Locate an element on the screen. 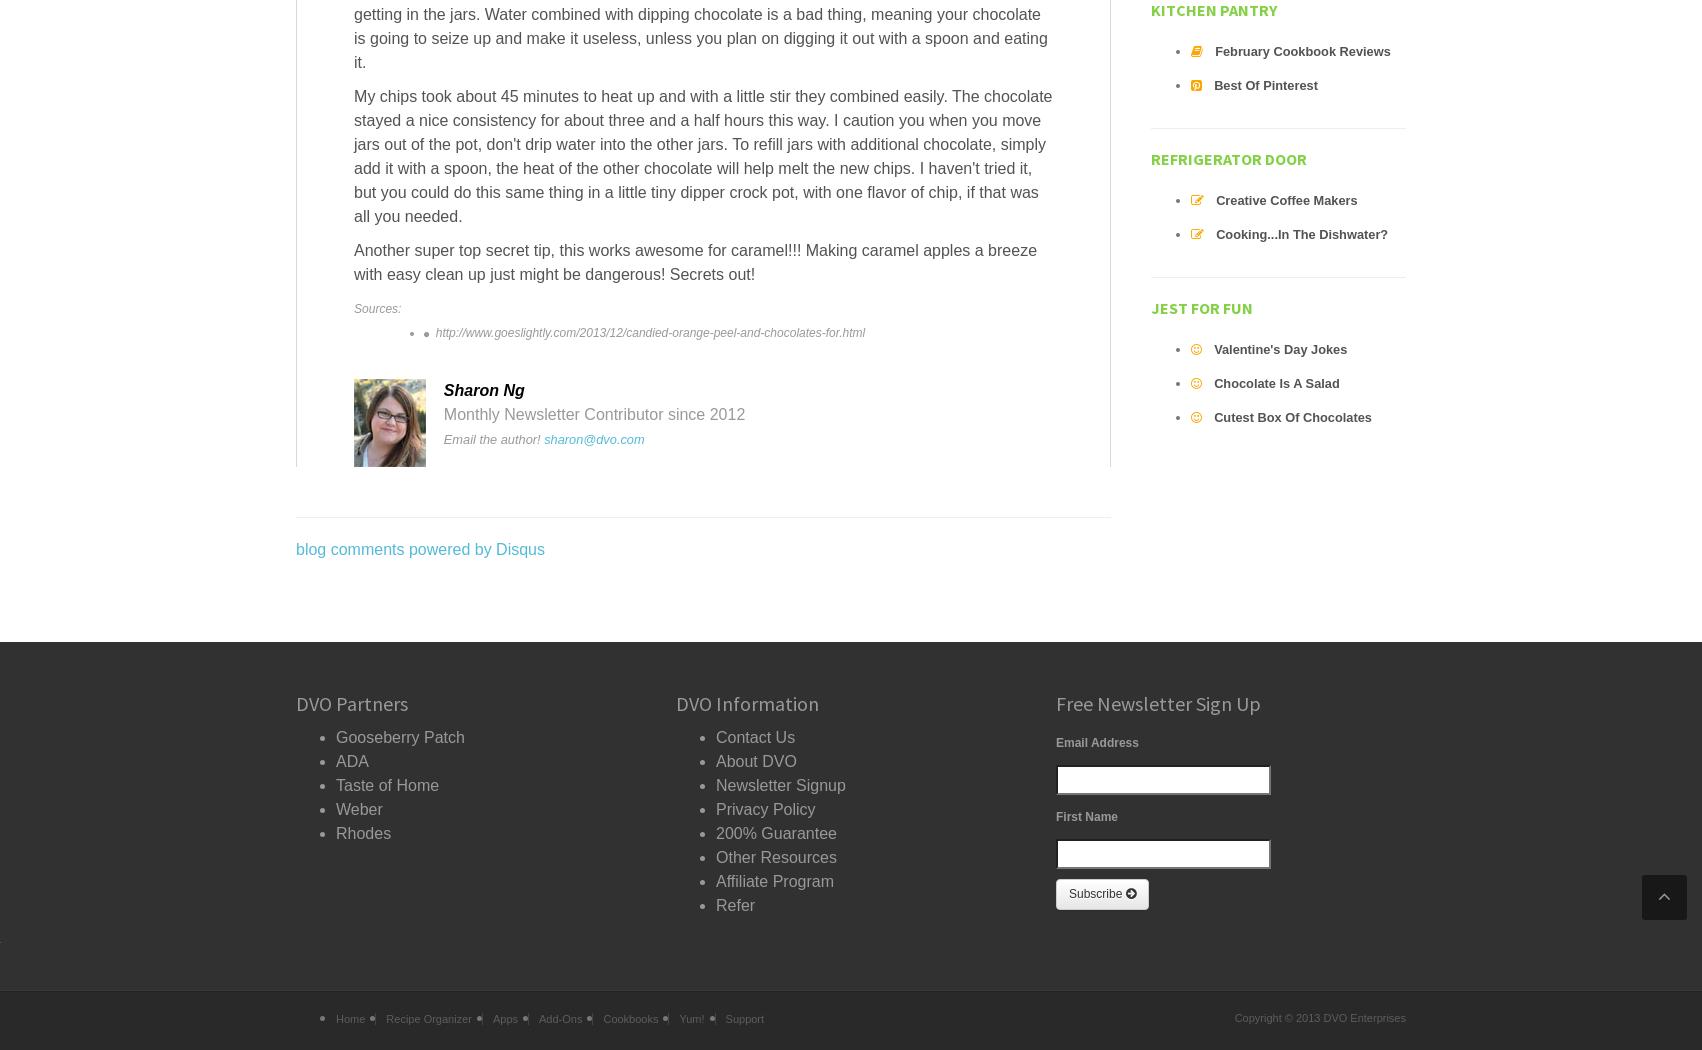  'Cooking...In The Dishwater?' is located at coordinates (1301, 234).